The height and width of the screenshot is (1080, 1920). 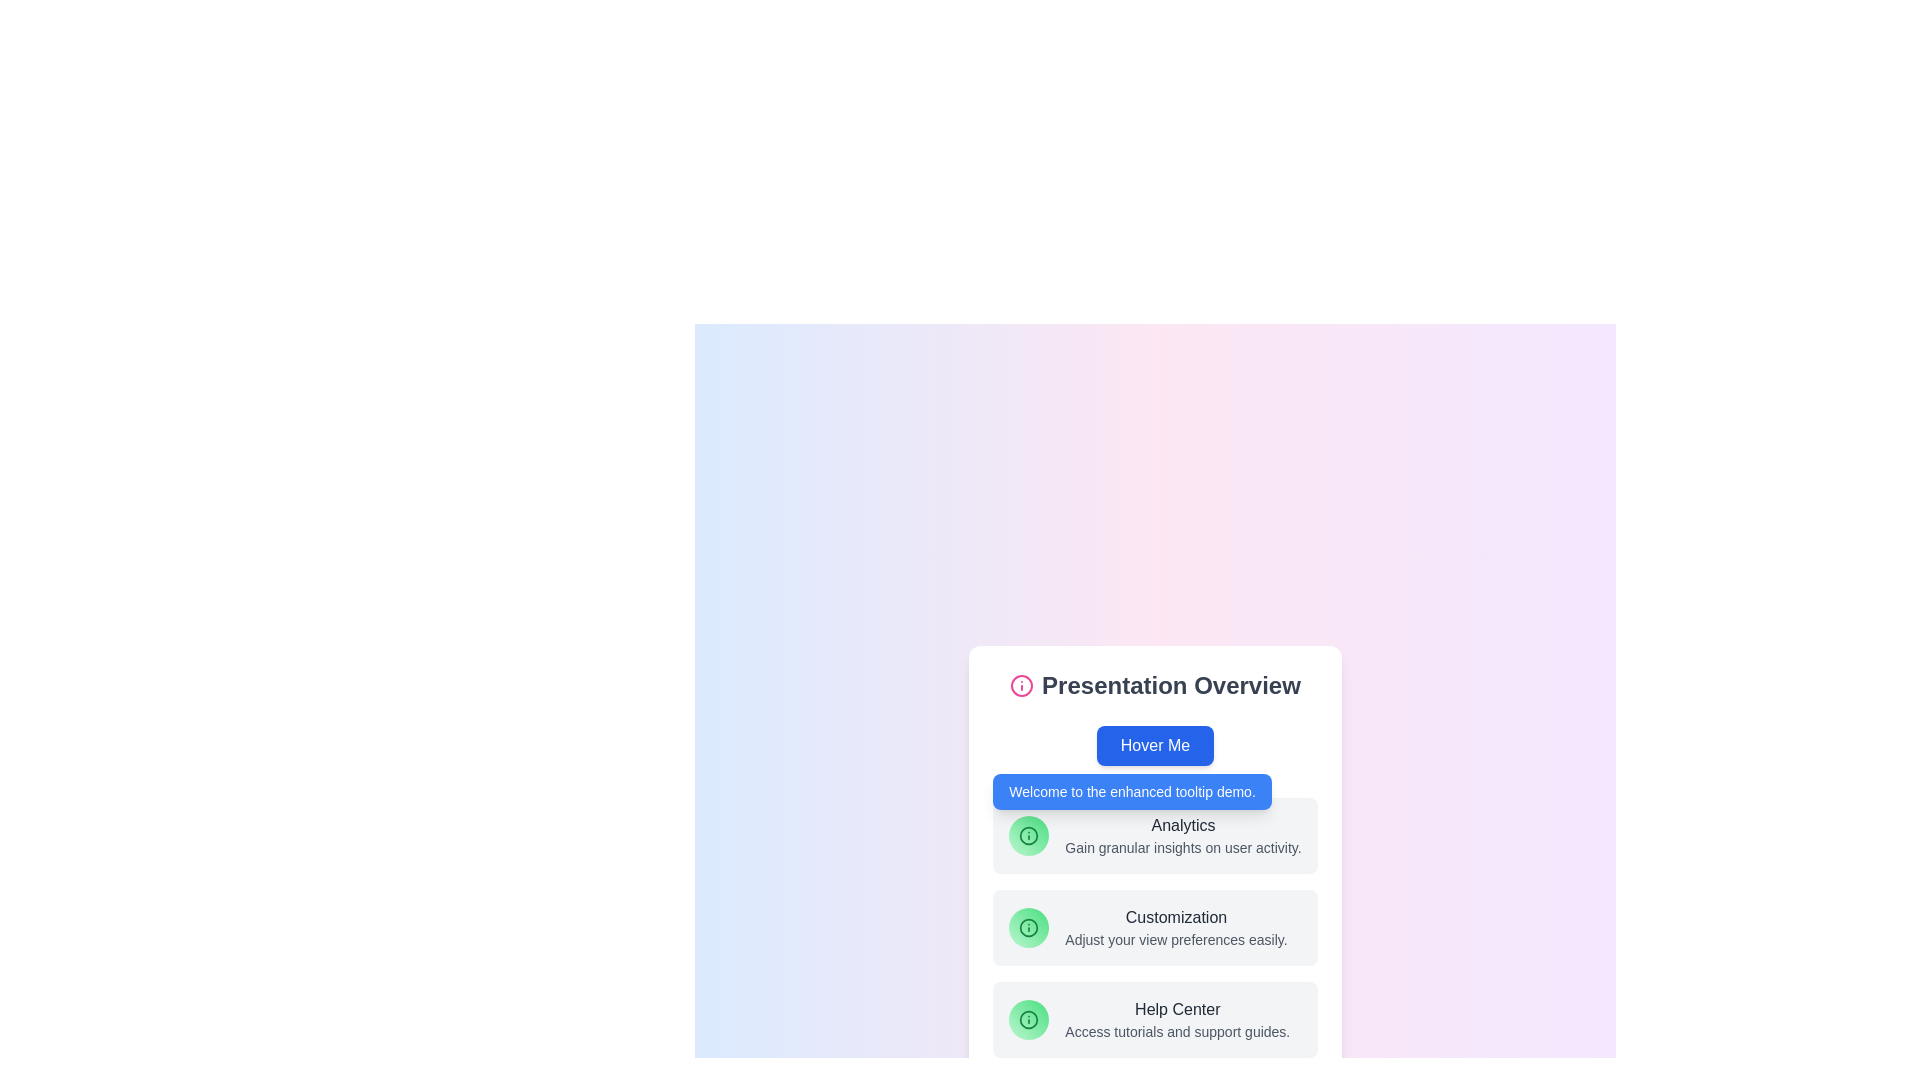 What do you see at coordinates (1029, 1019) in the screenshot?
I see `the 'Help Center' icon which represents the availability of help, support, or tutorials, located at the leftmost position in the 'Help Center' section under the 'Presentation Overview' heading` at bounding box center [1029, 1019].